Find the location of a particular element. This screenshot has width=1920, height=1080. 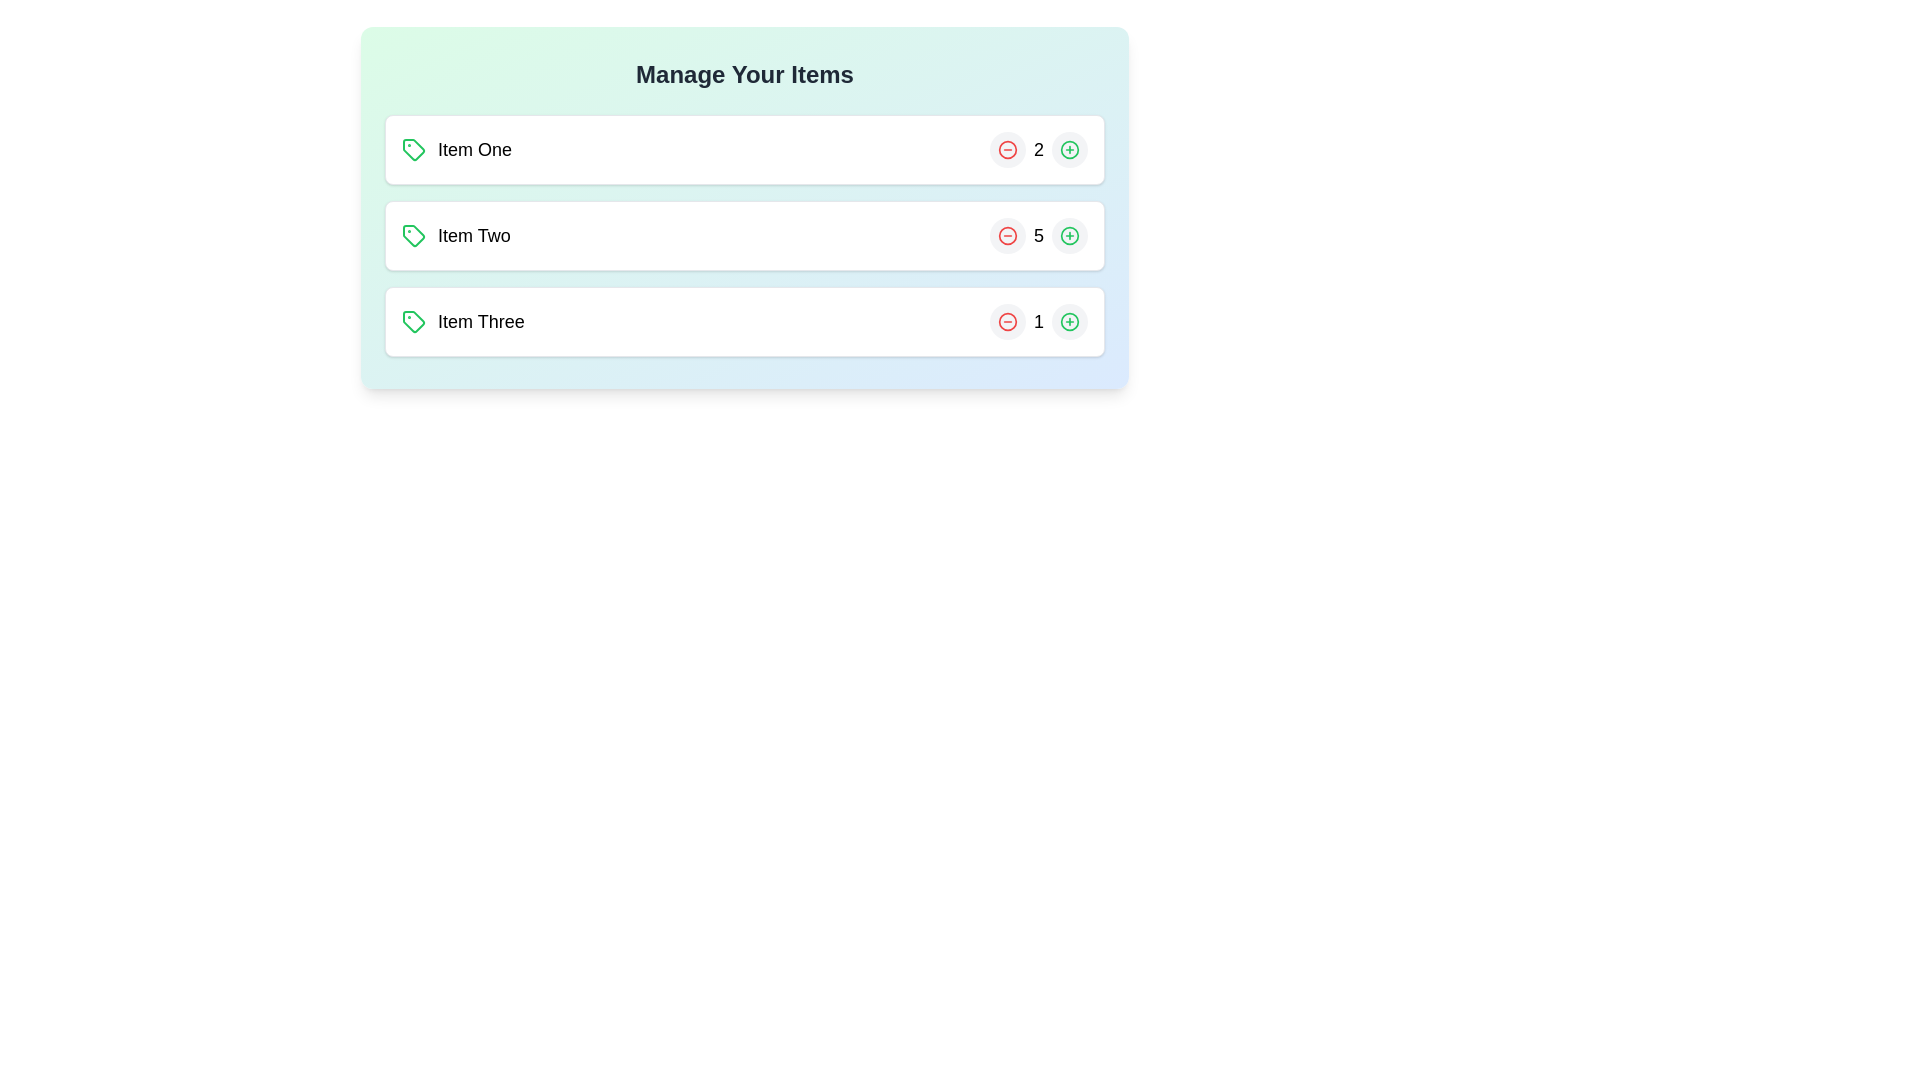

plus button for the item Item Two to increase its quantity is located at coordinates (1069, 234).